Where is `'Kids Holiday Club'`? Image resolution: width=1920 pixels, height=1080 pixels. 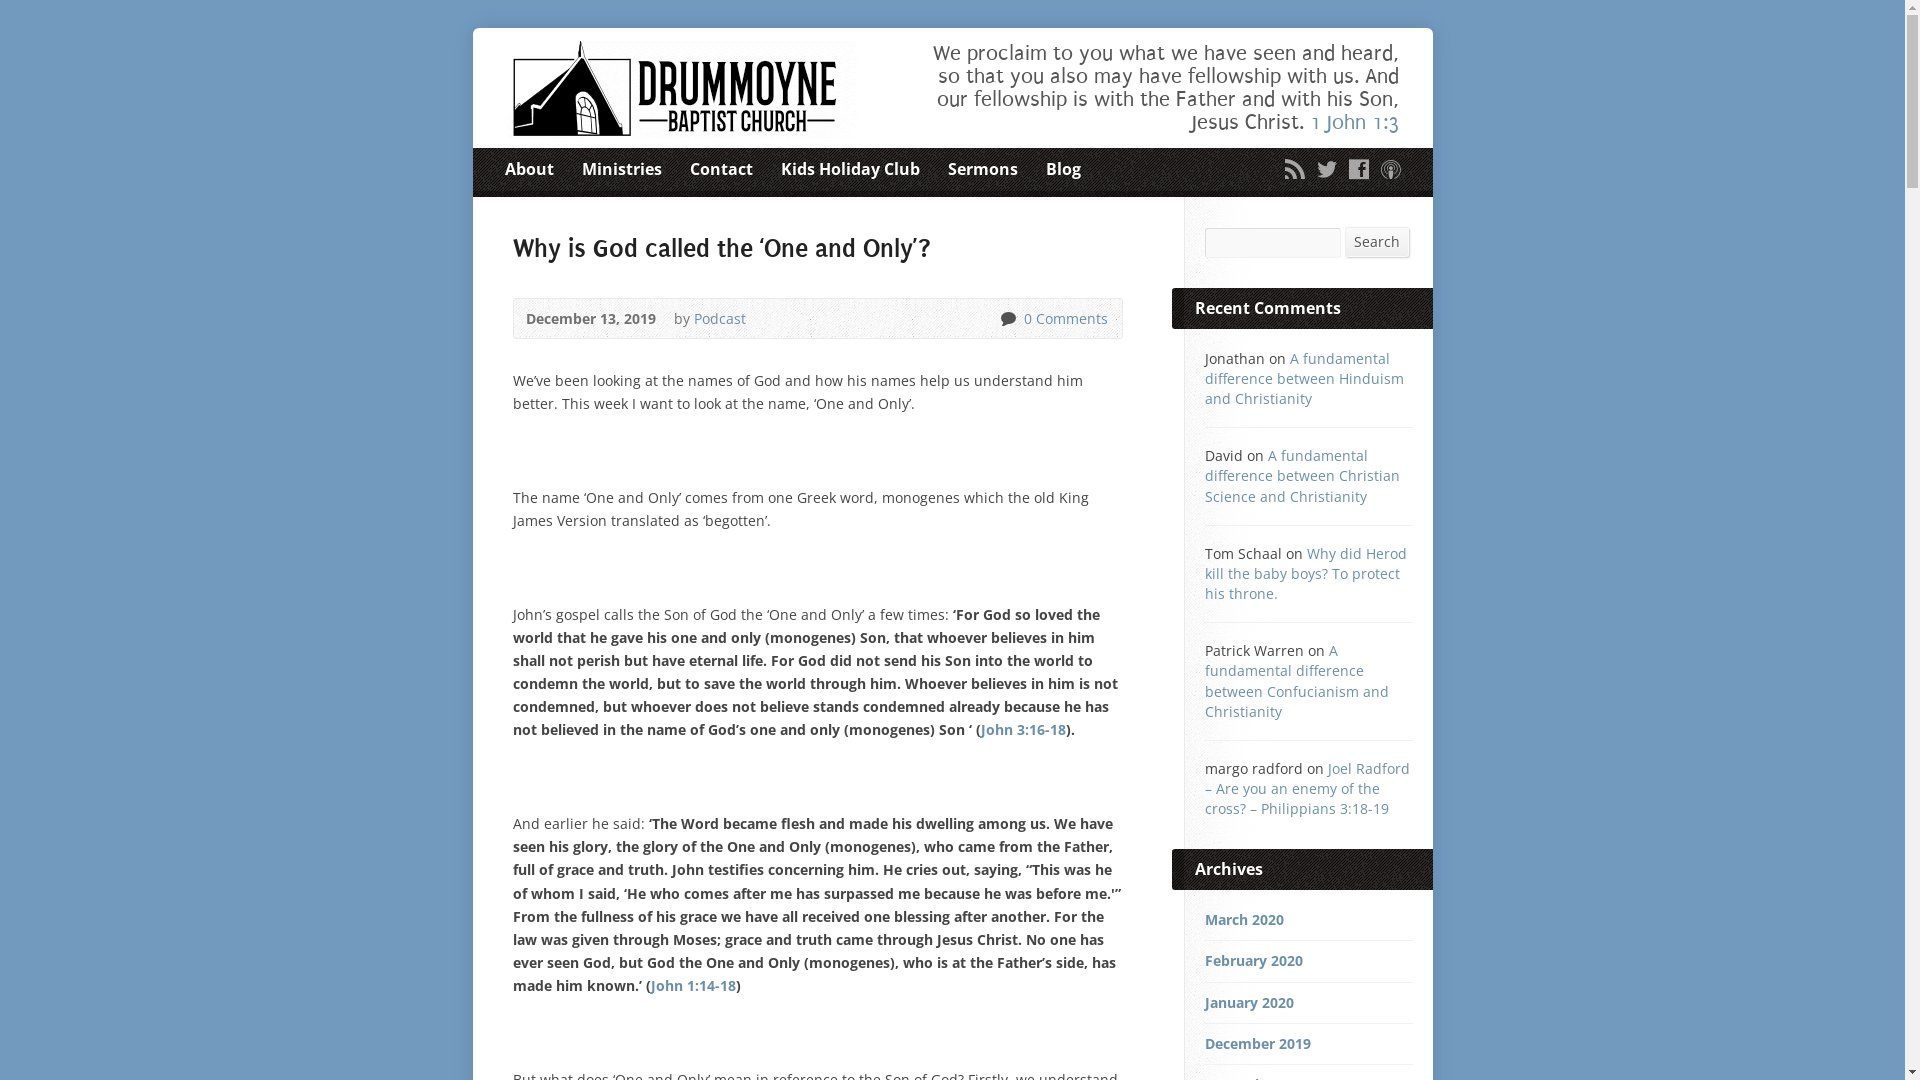
'Kids Holiday Club' is located at coordinates (849, 168).